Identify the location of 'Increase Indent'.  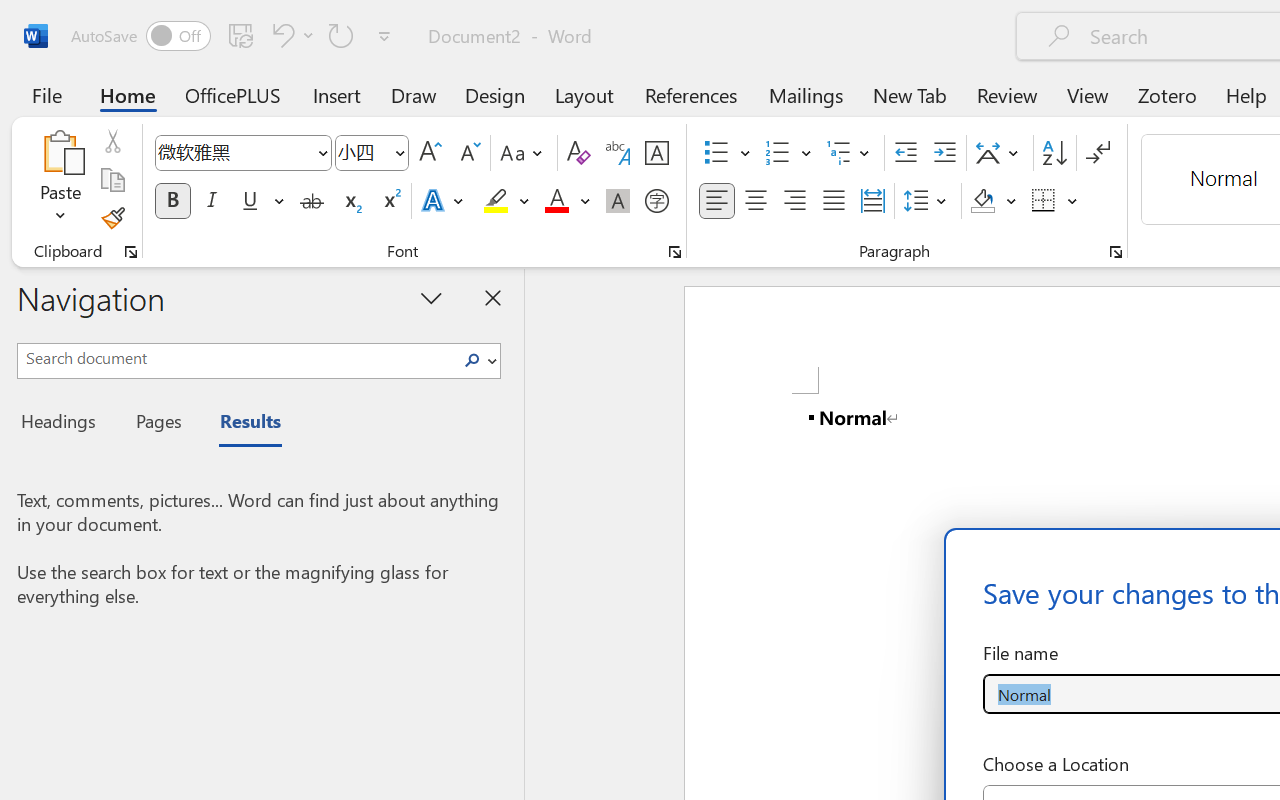
(943, 153).